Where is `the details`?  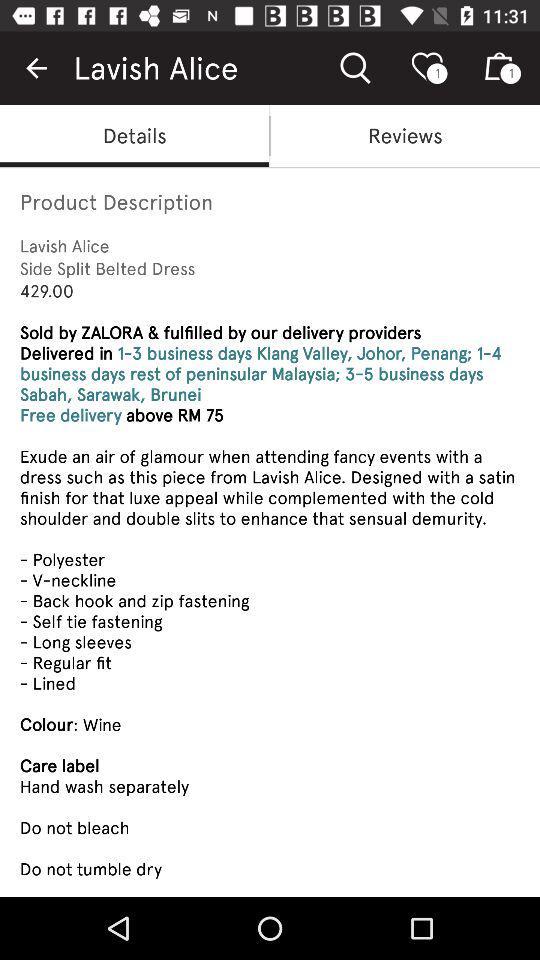
the details is located at coordinates (134, 134).